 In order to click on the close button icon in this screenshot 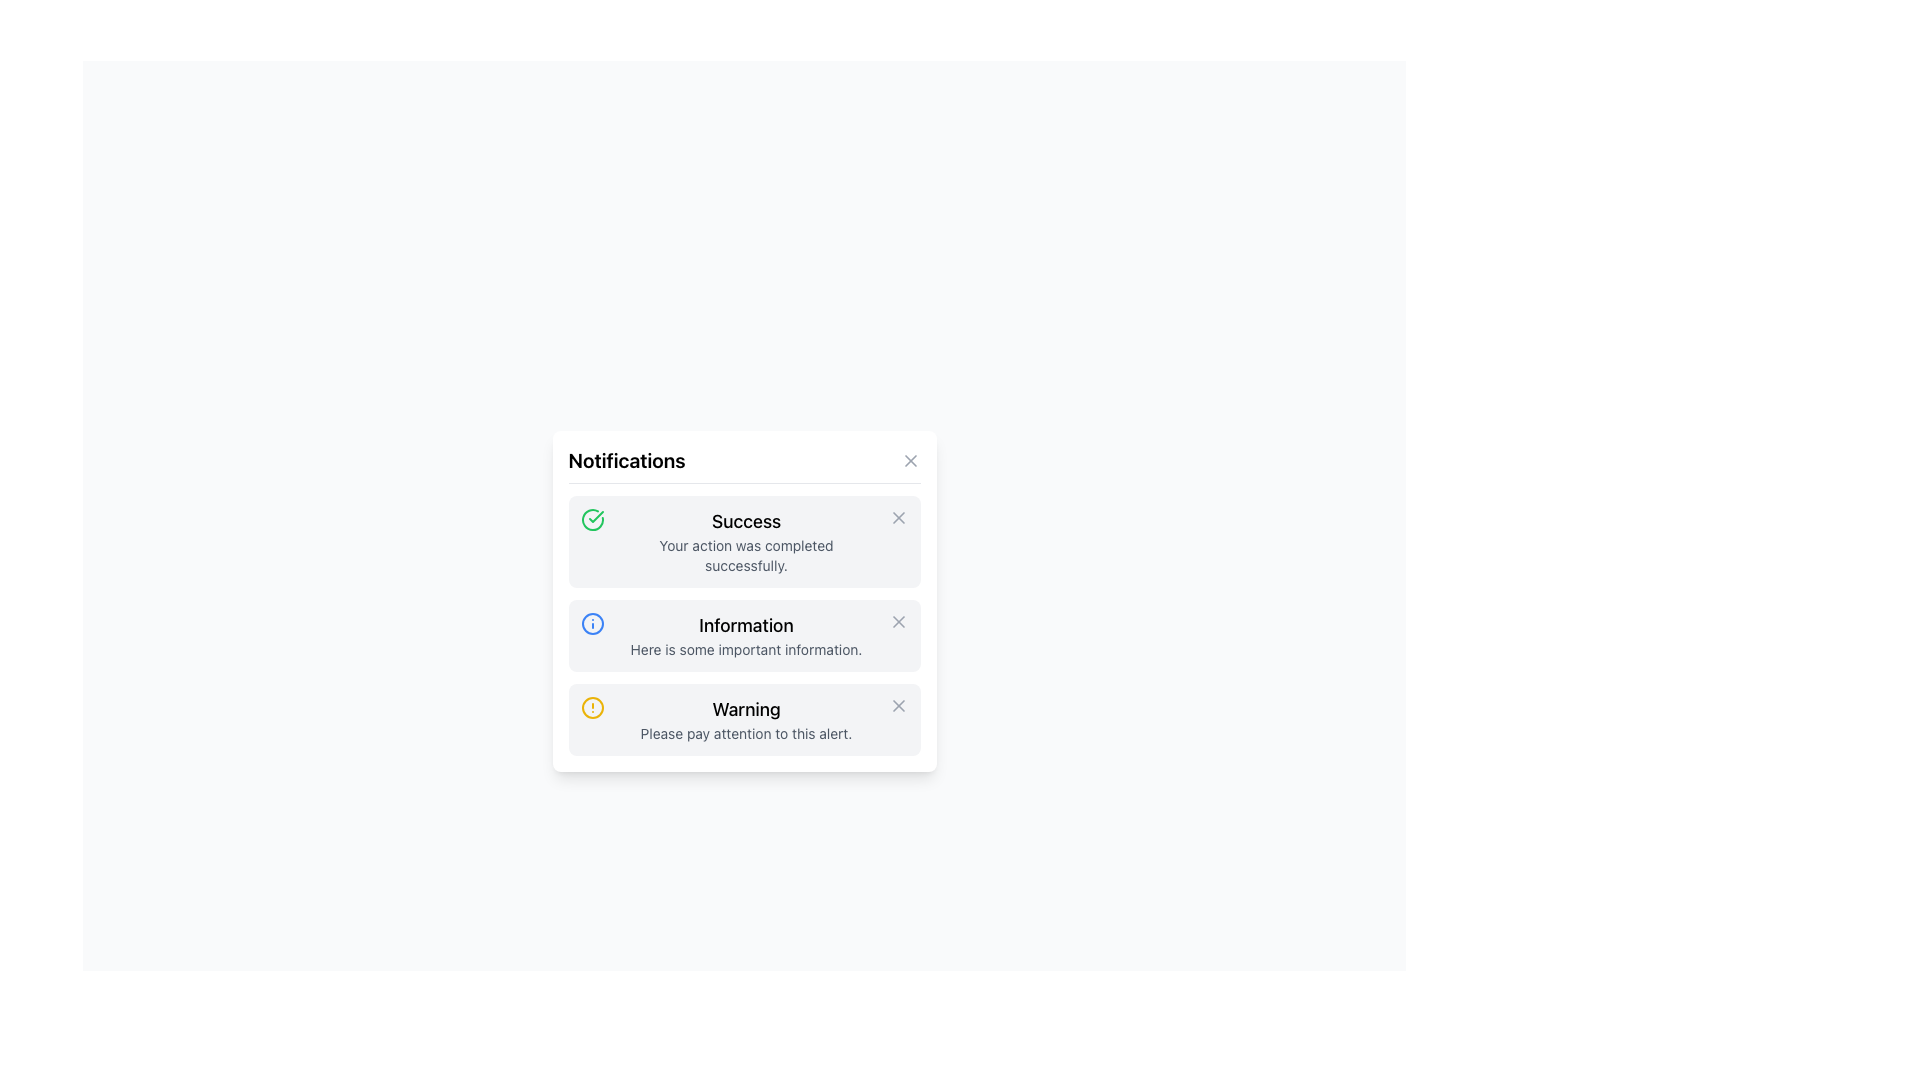, I will do `click(897, 620)`.